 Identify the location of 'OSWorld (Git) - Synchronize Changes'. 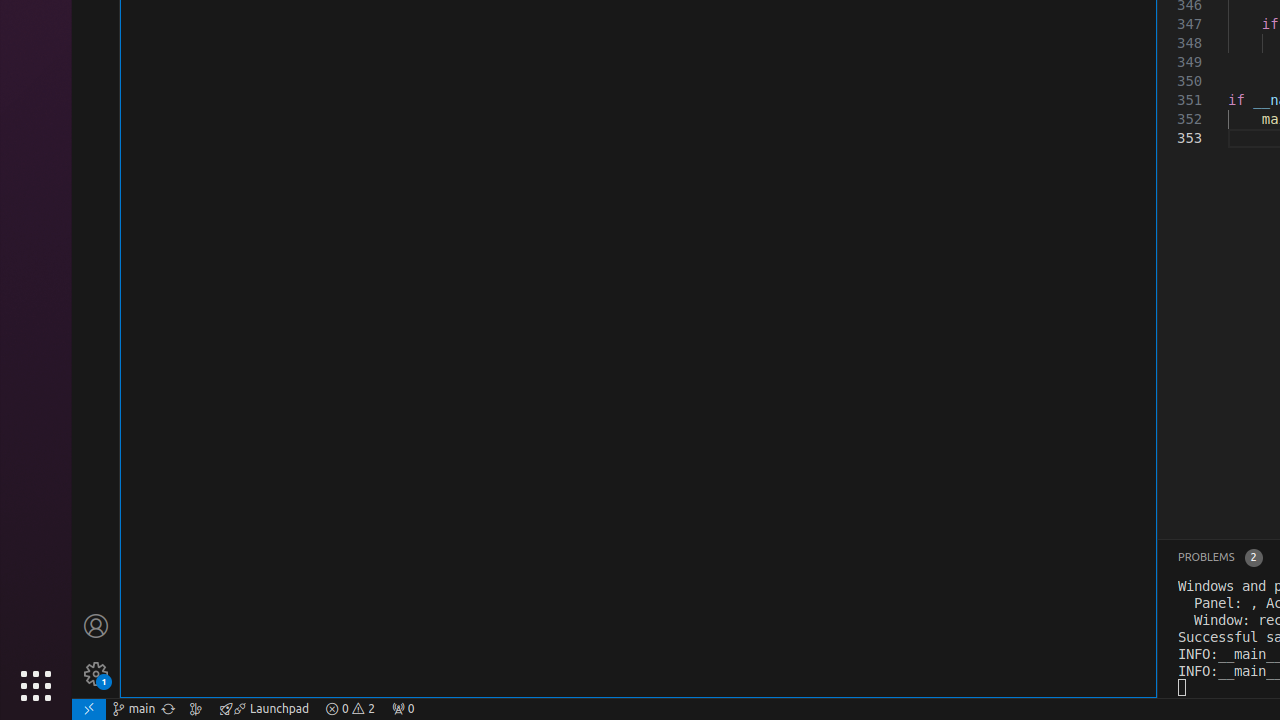
(168, 707).